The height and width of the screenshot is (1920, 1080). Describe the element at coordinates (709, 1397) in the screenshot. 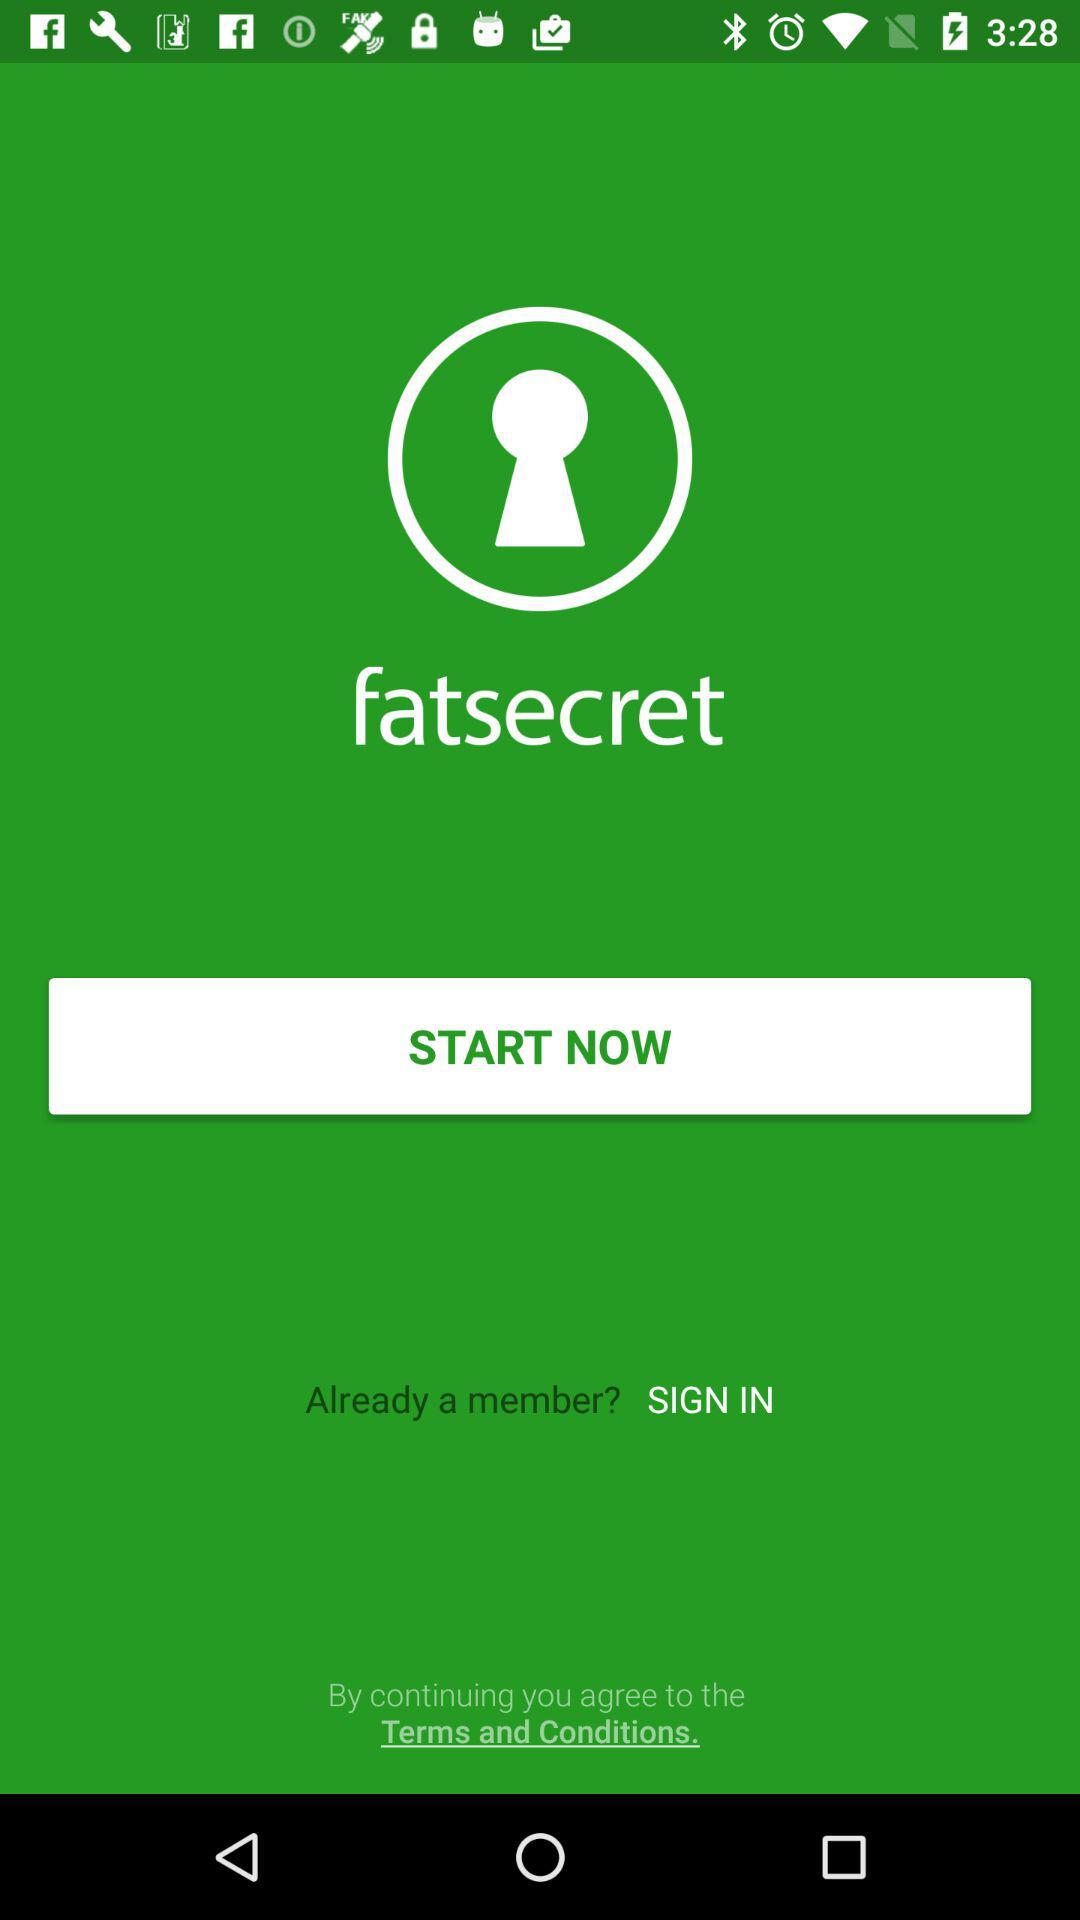

I see `the sign in icon` at that location.